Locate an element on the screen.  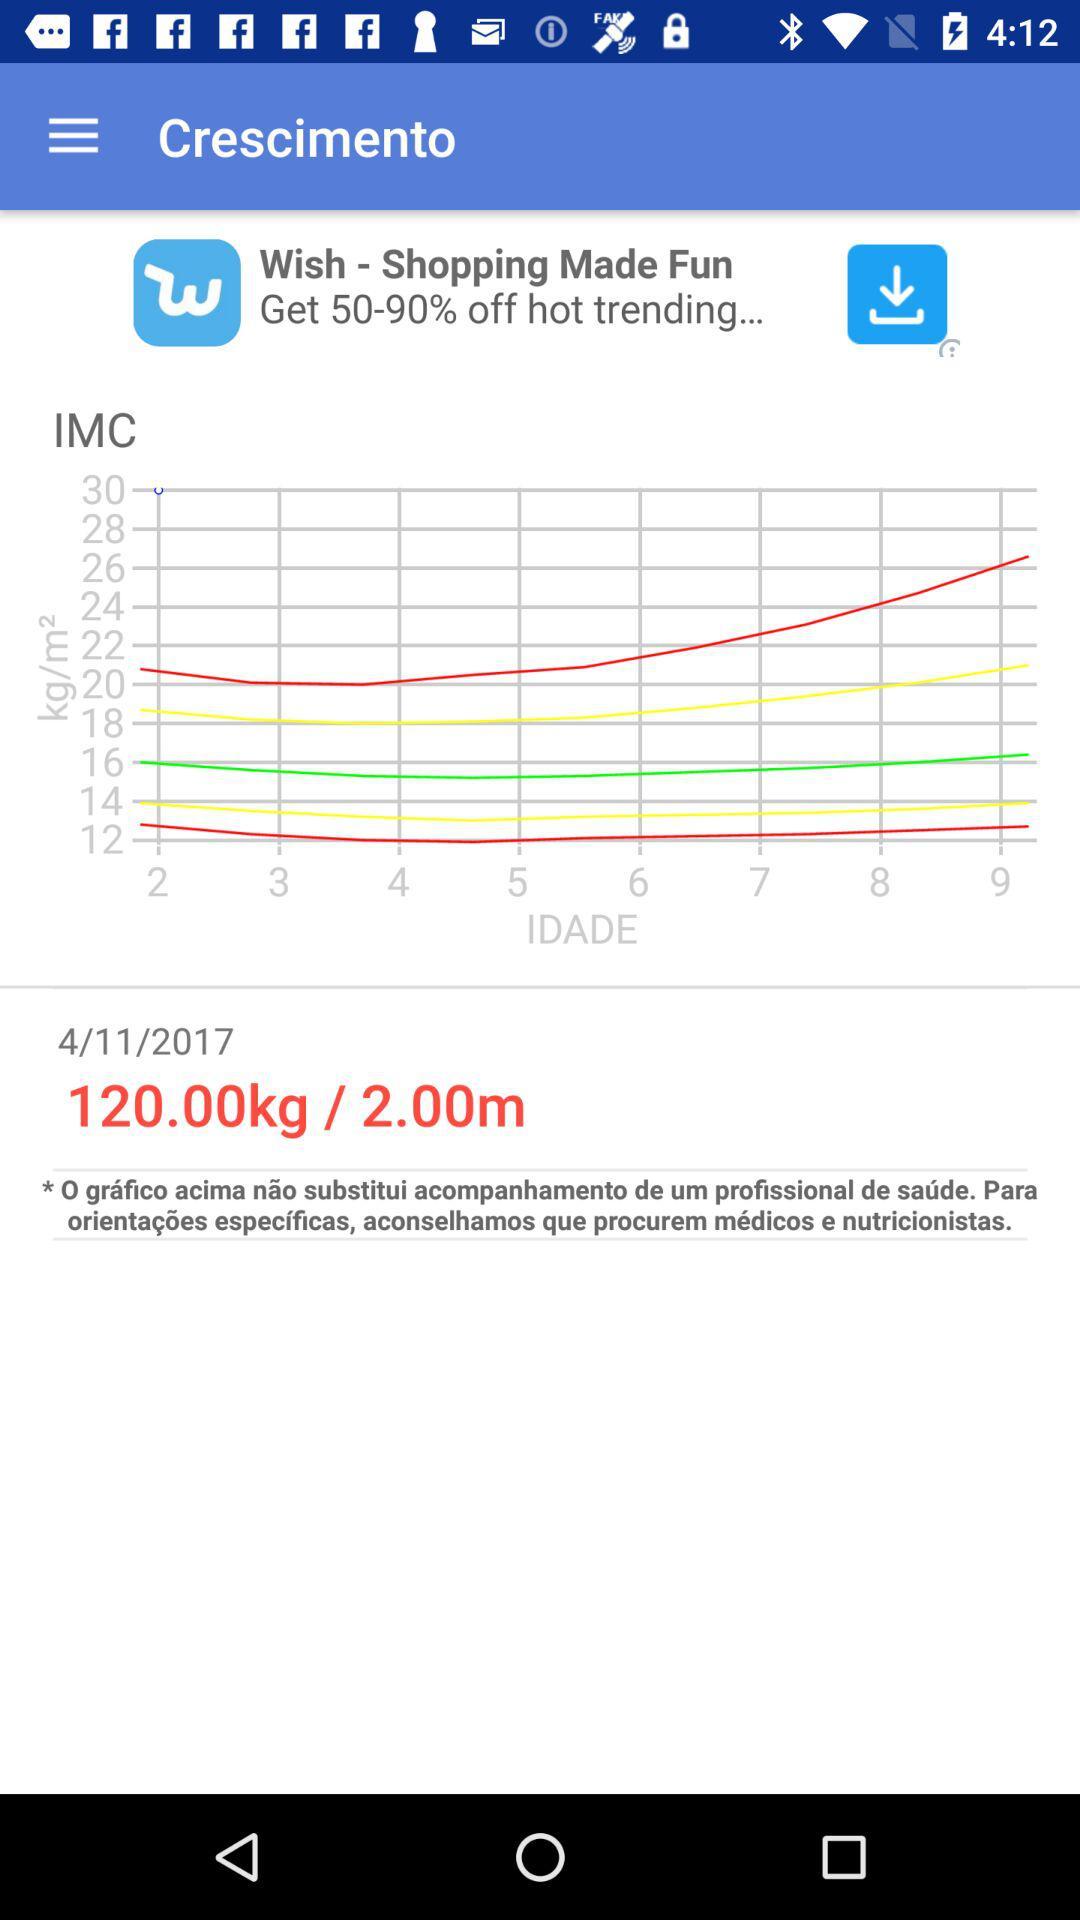
wish advertisement is located at coordinates (540, 290).